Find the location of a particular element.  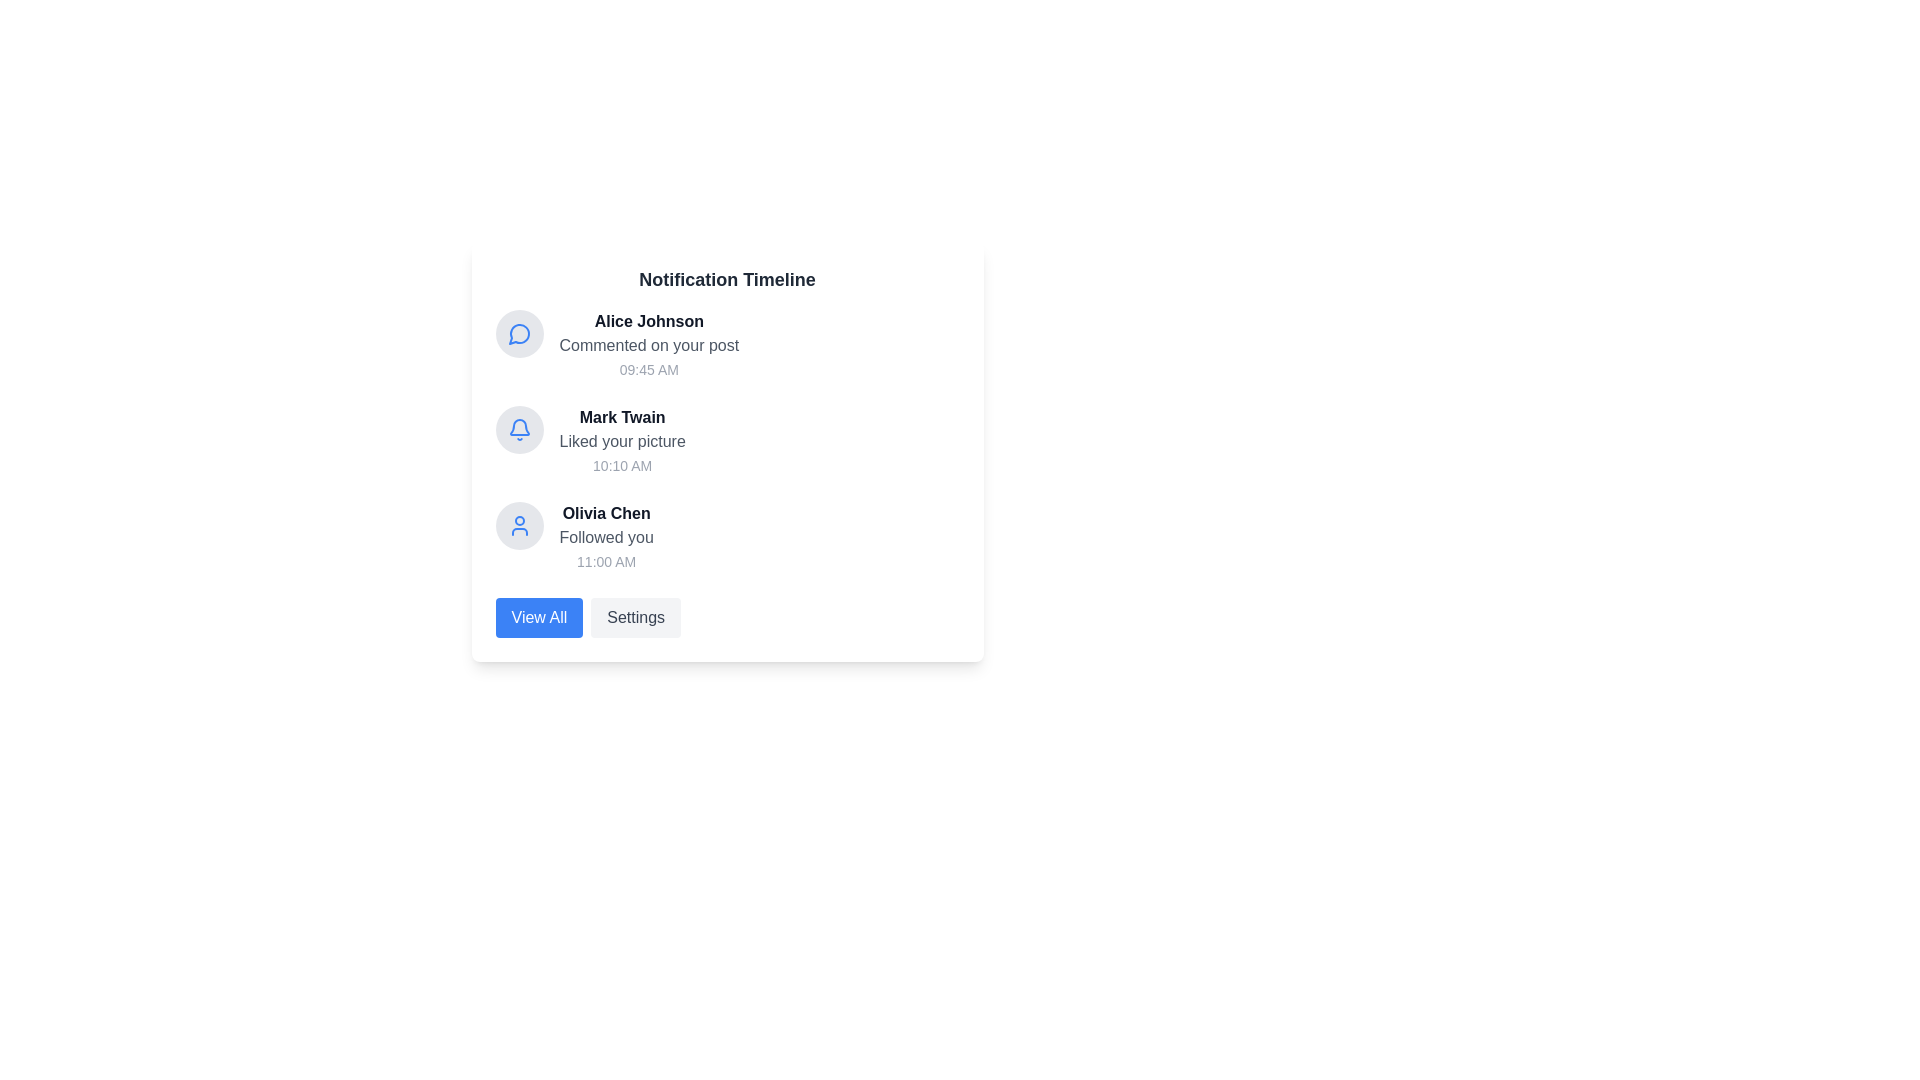

the leftmost button in the notification panel is located at coordinates (539, 616).